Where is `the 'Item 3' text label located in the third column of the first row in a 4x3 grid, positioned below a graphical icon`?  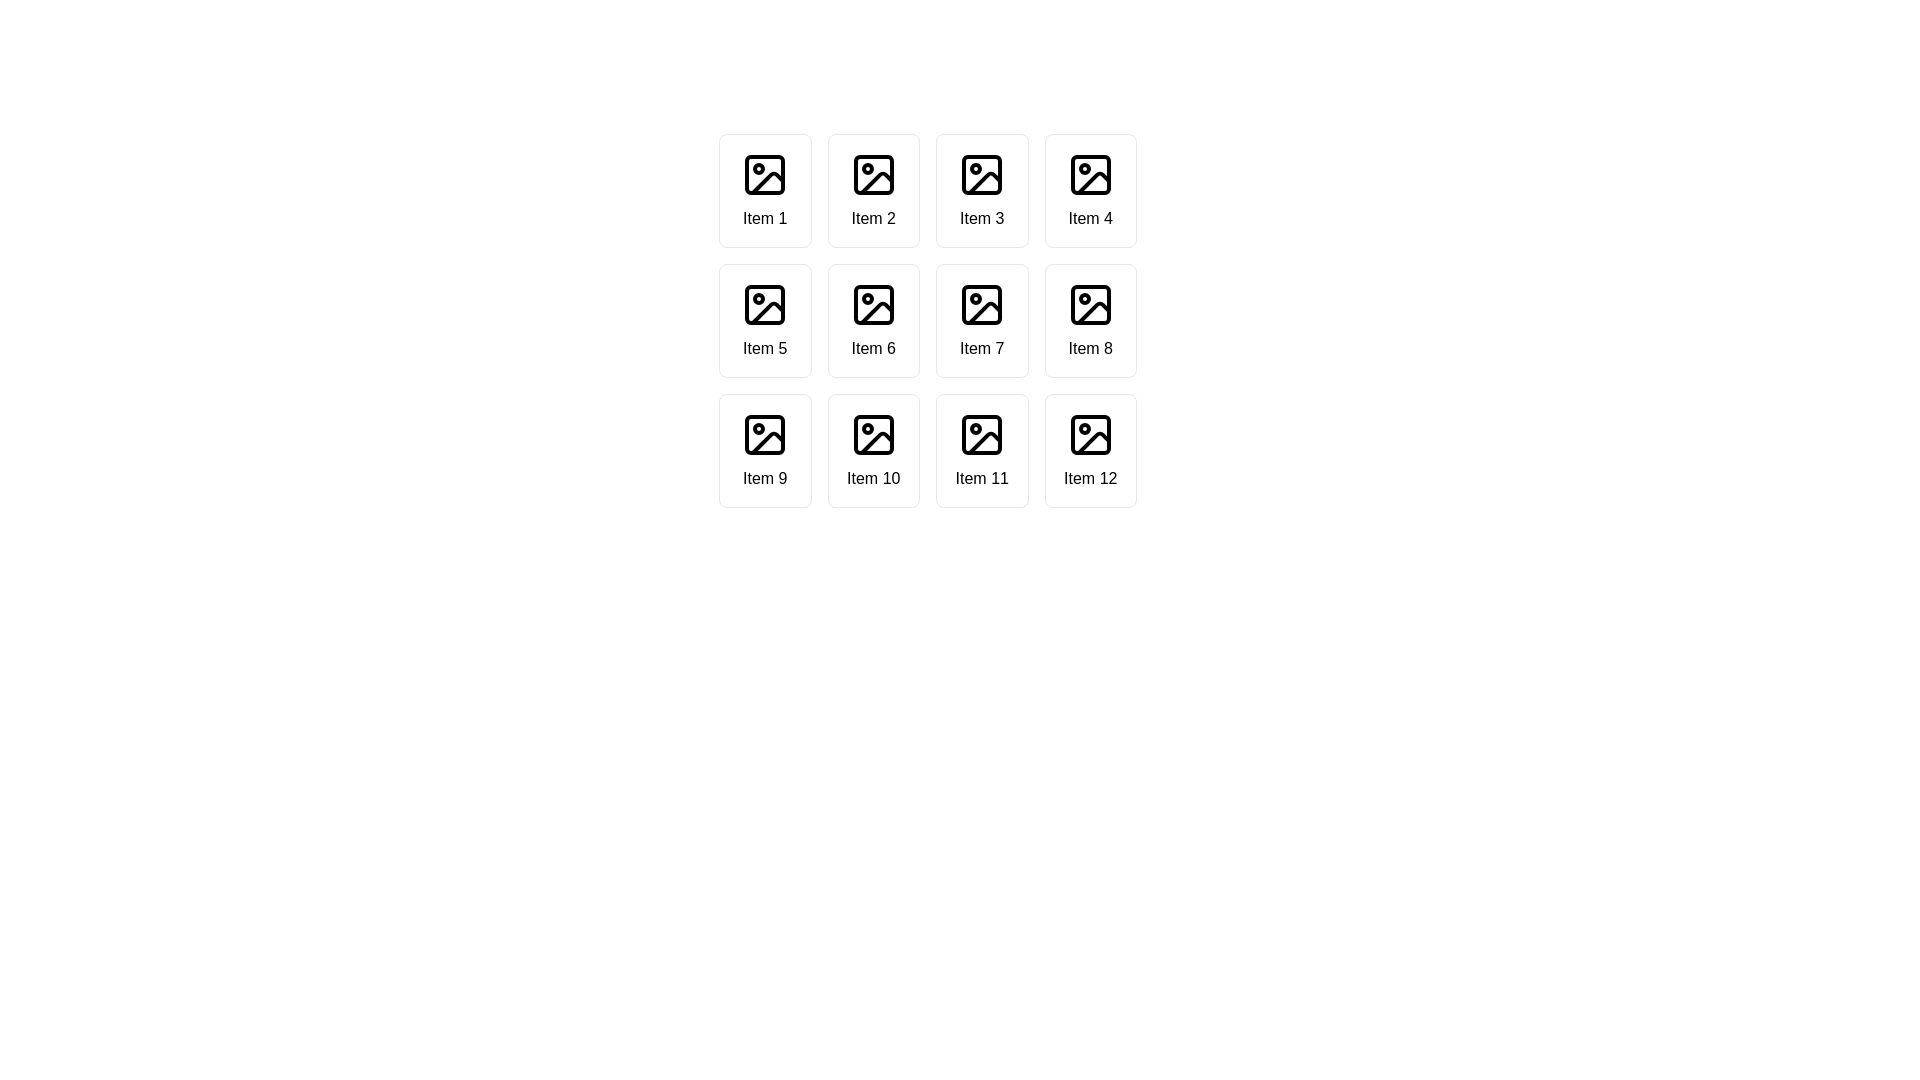
the 'Item 3' text label located in the third column of the first row in a 4x3 grid, positioned below a graphical icon is located at coordinates (982, 219).